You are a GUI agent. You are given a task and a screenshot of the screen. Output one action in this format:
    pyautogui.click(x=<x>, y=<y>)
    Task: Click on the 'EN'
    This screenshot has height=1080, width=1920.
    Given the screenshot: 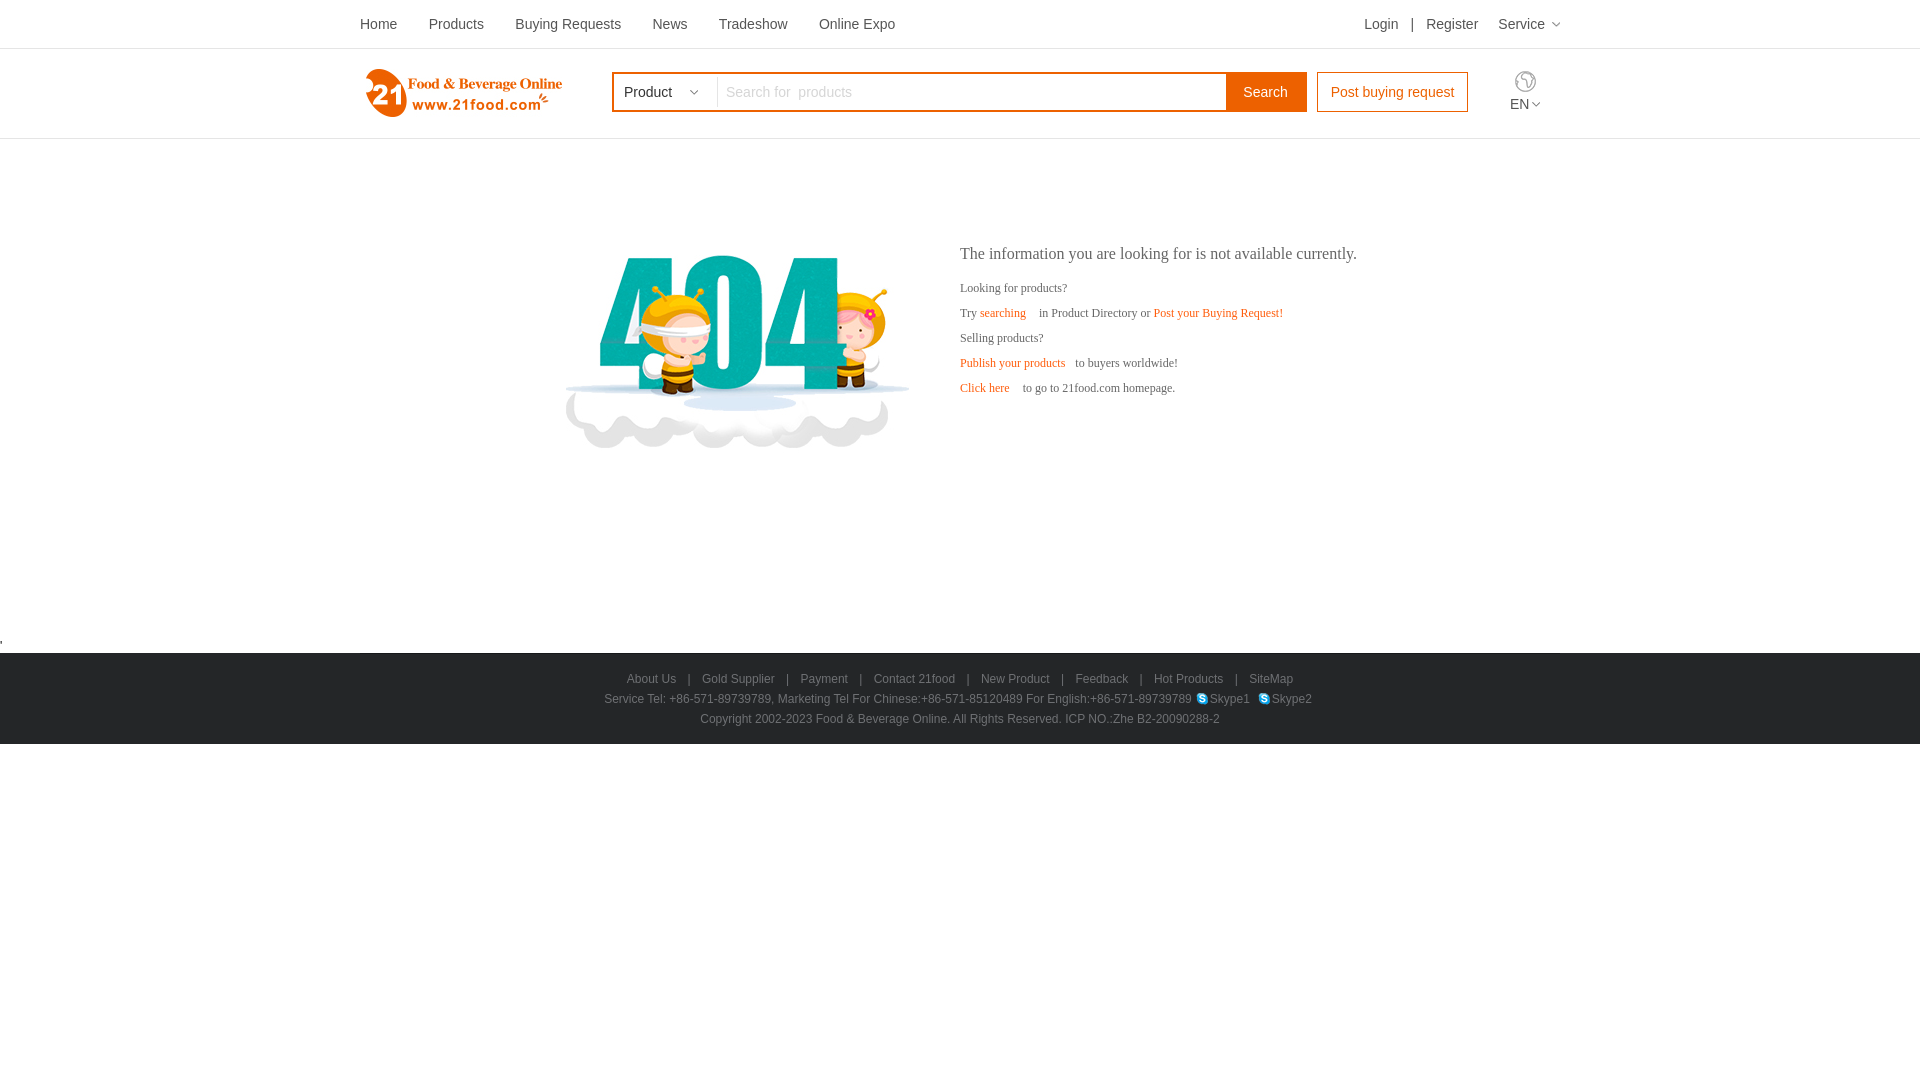 What is the action you would take?
    pyautogui.click(x=1524, y=104)
    